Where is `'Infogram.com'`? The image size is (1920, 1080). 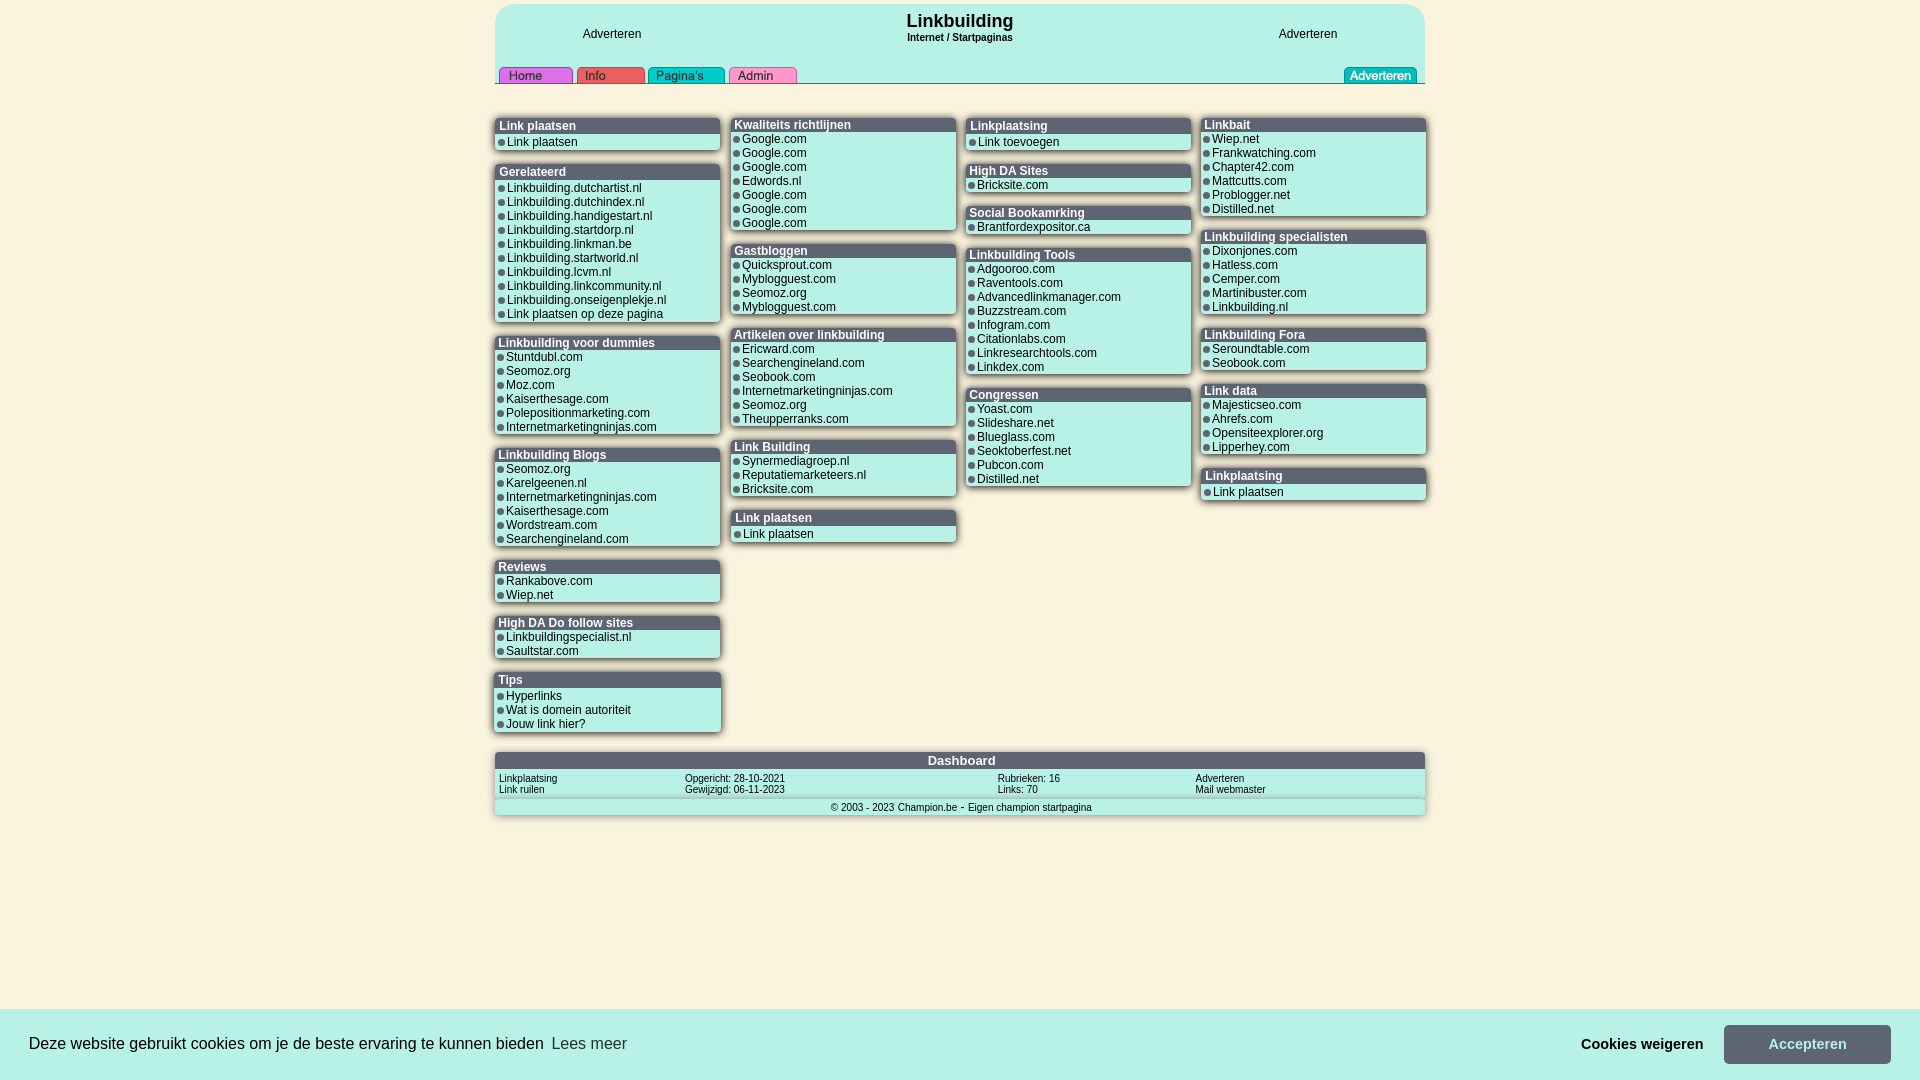 'Infogram.com' is located at coordinates (1013, 323).